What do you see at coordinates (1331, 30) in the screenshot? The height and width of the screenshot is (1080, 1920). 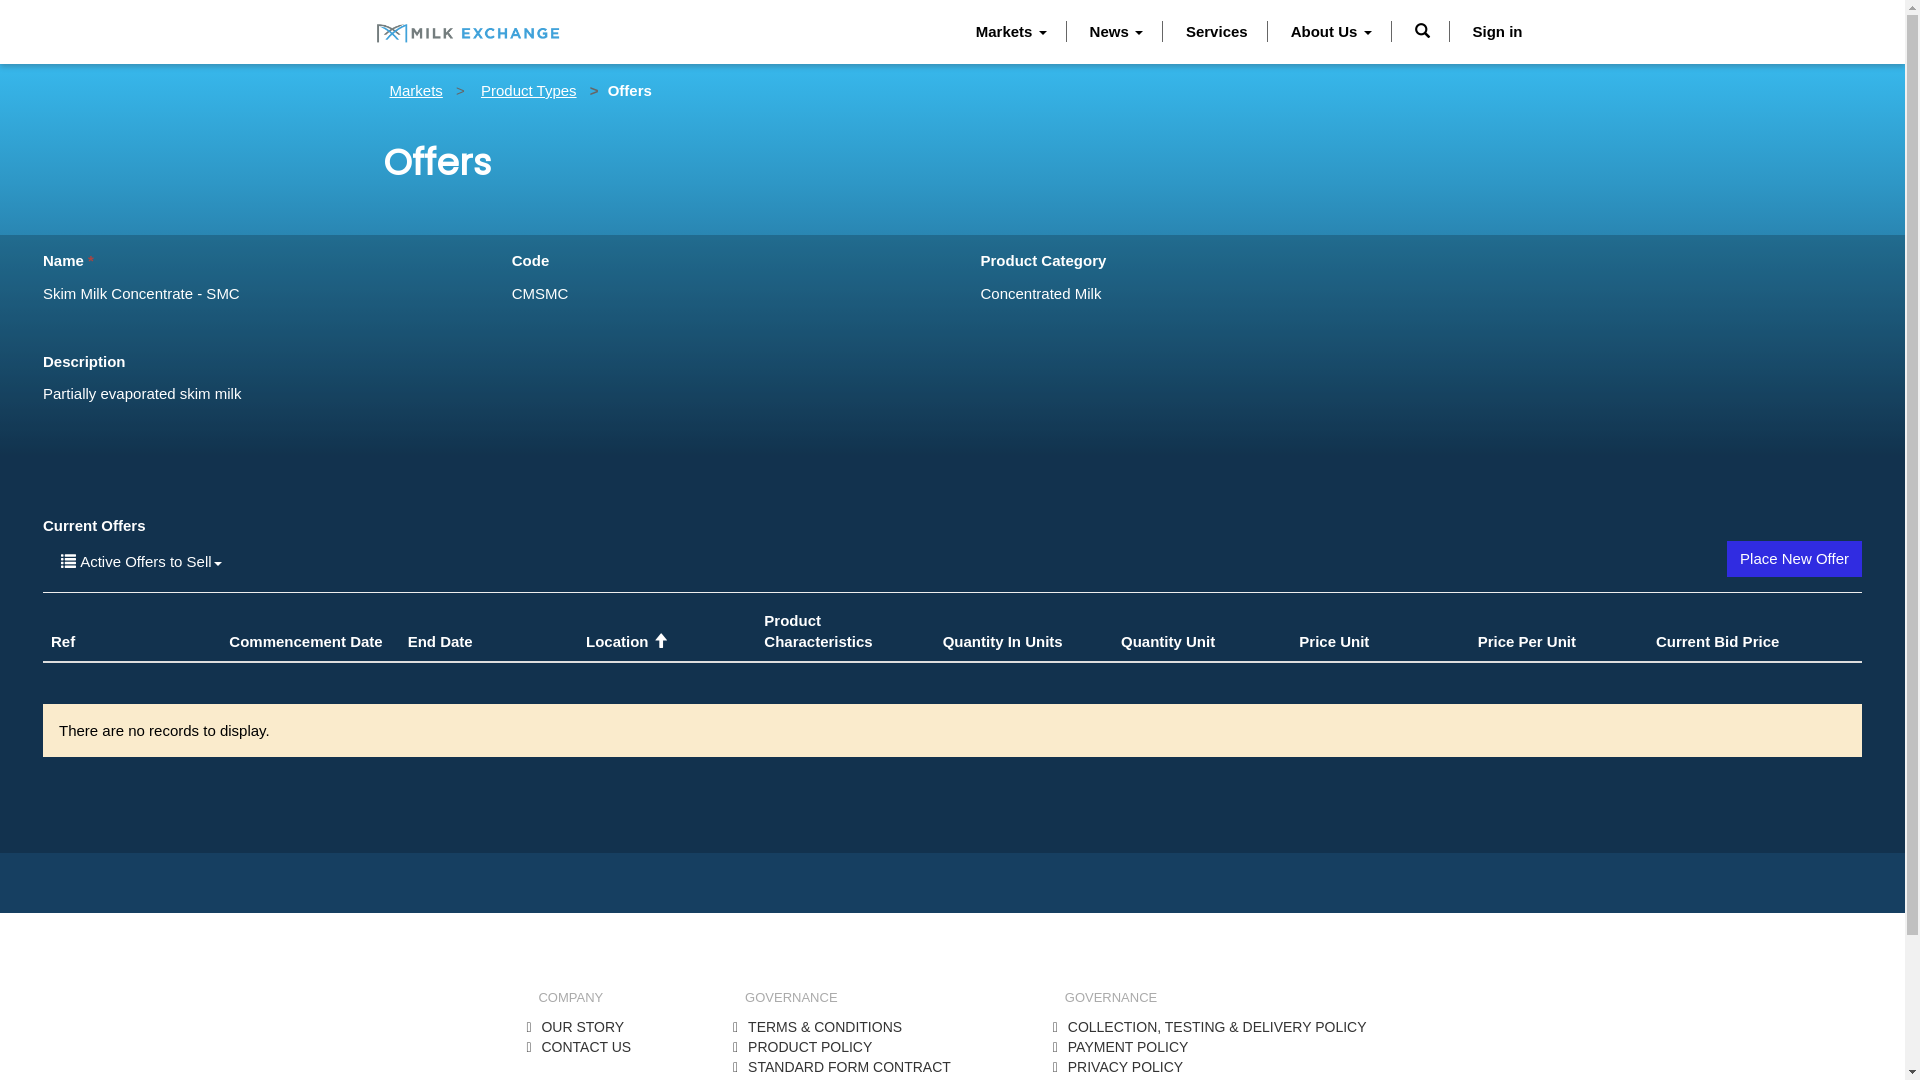 I see `'About Us'` at bounding box center [1331, 30].